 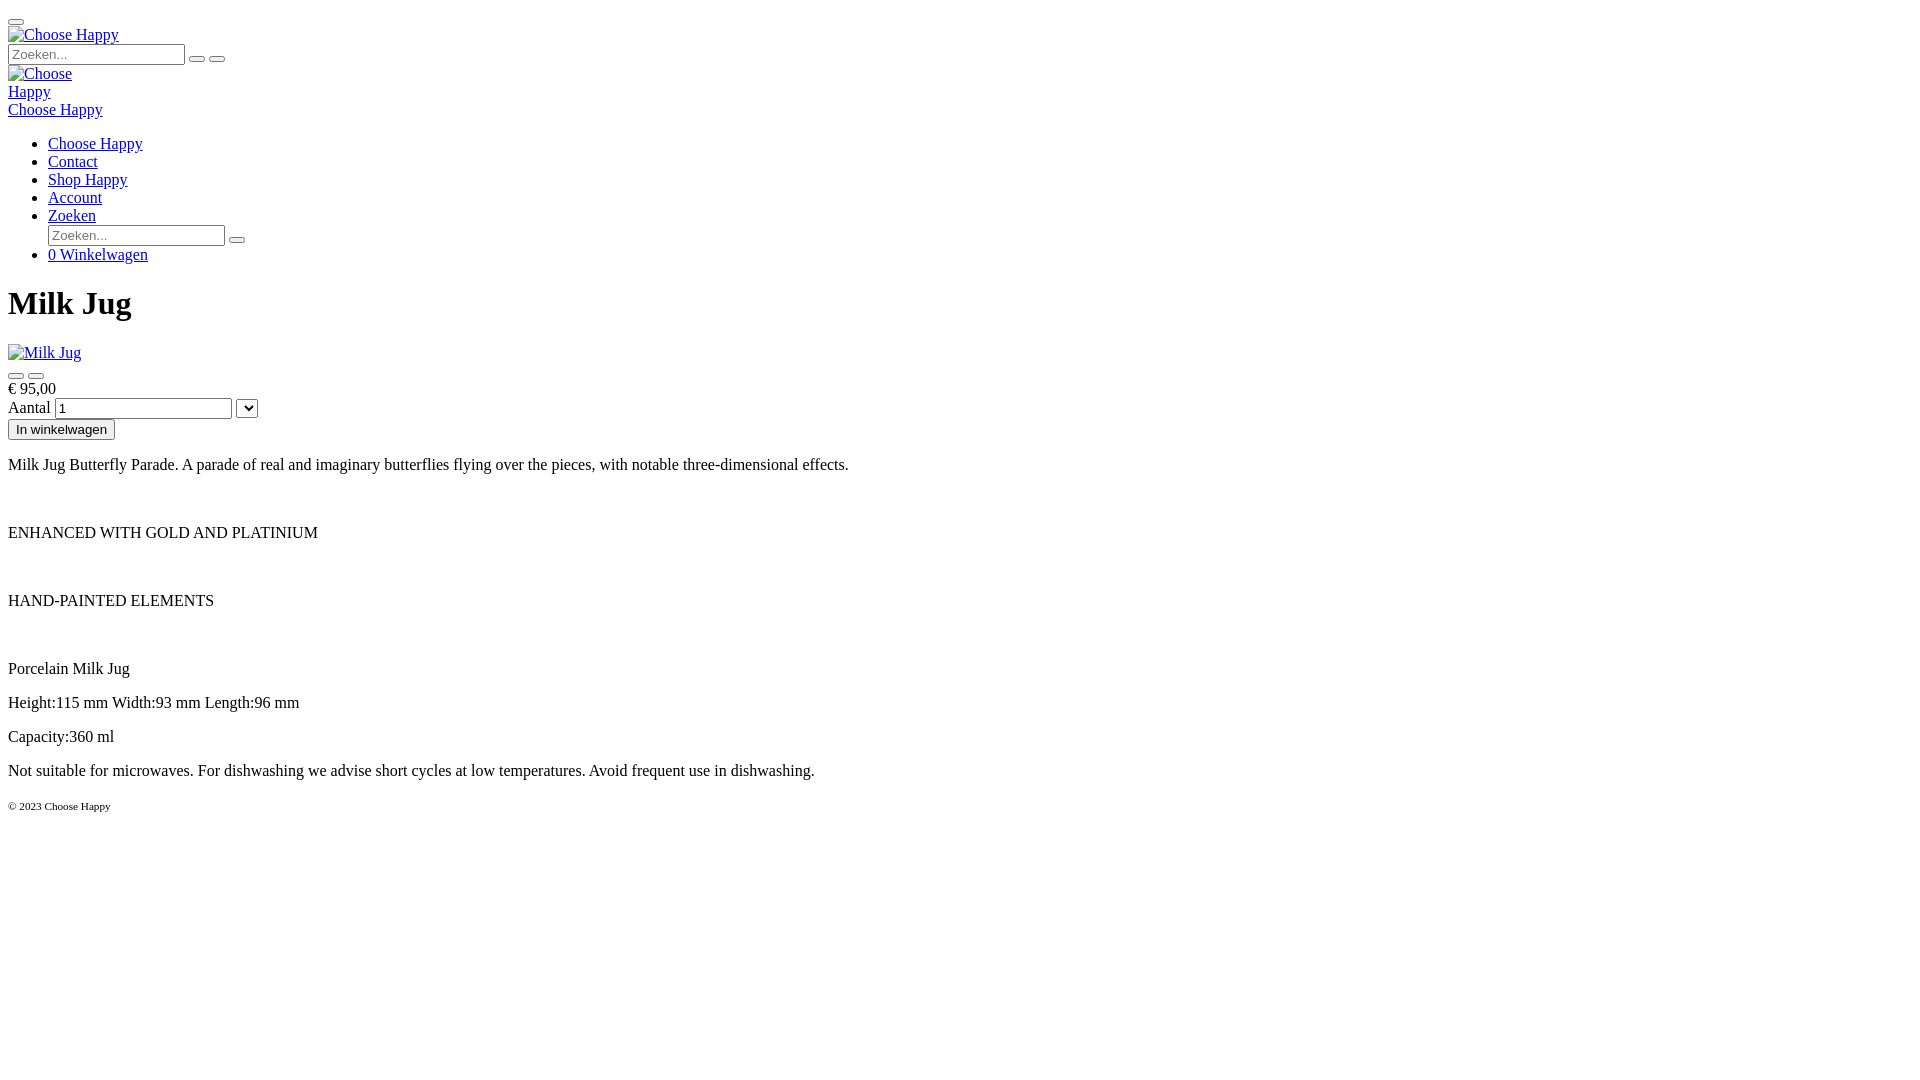 What do you see at coordinates (94, 142) in the screenshot?
I see `'Choose Happy'` at bounding box center [94, 142].